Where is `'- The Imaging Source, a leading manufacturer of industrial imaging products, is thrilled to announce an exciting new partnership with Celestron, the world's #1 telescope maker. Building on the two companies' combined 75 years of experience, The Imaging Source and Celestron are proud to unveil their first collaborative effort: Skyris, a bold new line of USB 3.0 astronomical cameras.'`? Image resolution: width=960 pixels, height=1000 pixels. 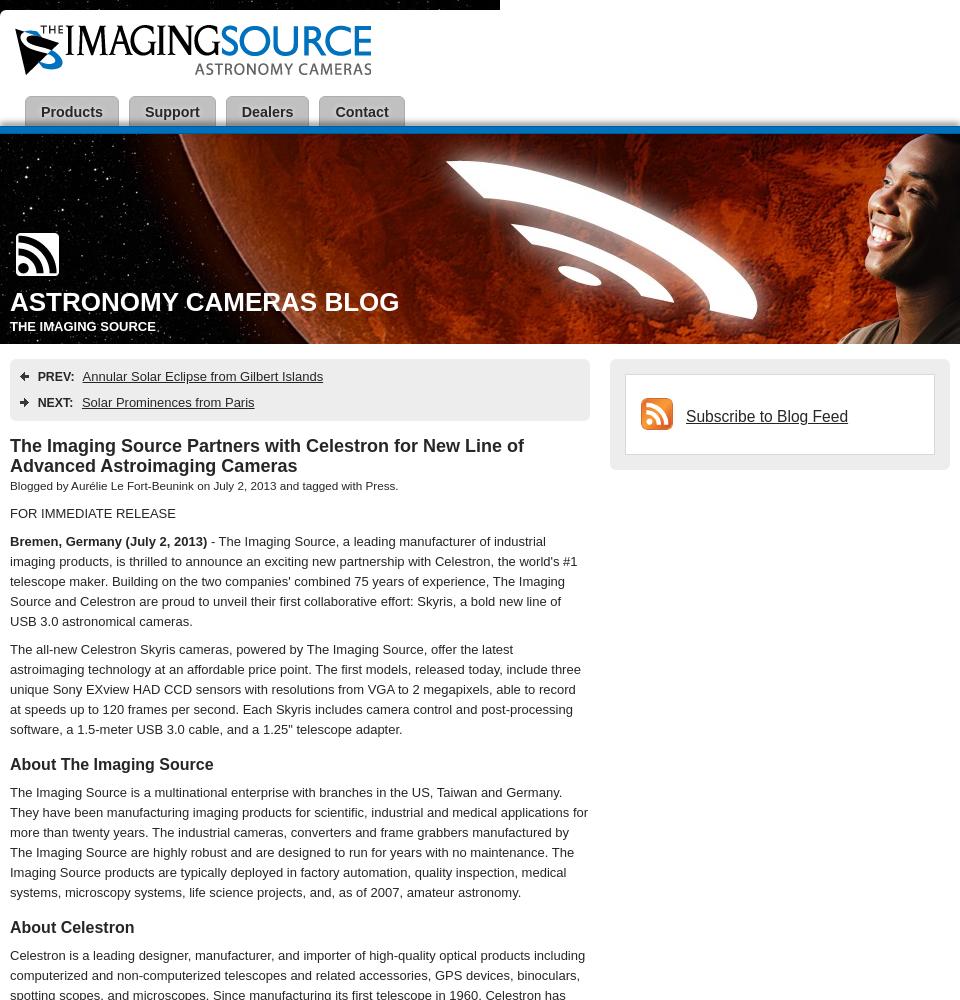 '- The Imaging Source, a leading manufacturer of industrial imaging products, is thrilled to announce an exciting new partnership with Celestron, the world's #1 telescope maker. Building on the two companies' combined 75 years of experience, The Imaging Source and Celestron are proud to unveil their first collaborative effort: Skyris, a bold new line of USB 3.0 astronomical cameras.' is located at coordinates (292, 580).